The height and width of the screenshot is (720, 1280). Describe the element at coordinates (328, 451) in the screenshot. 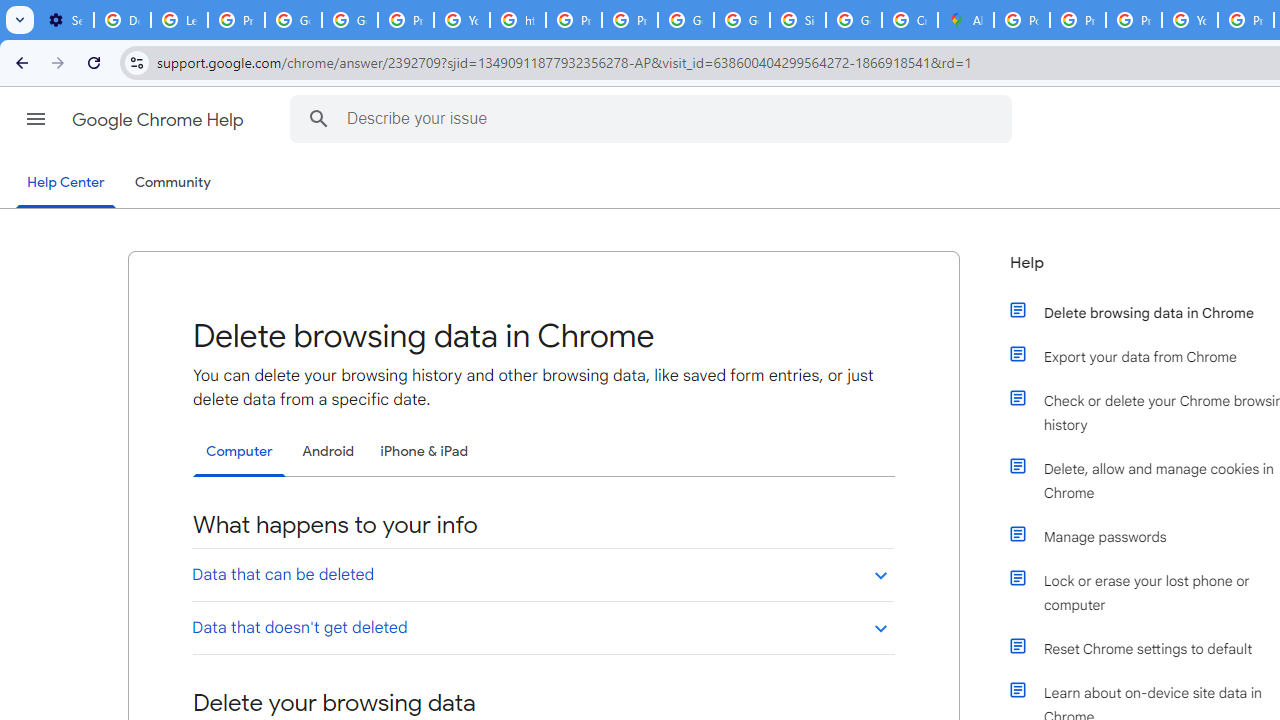

I see `'Android'` at that location.